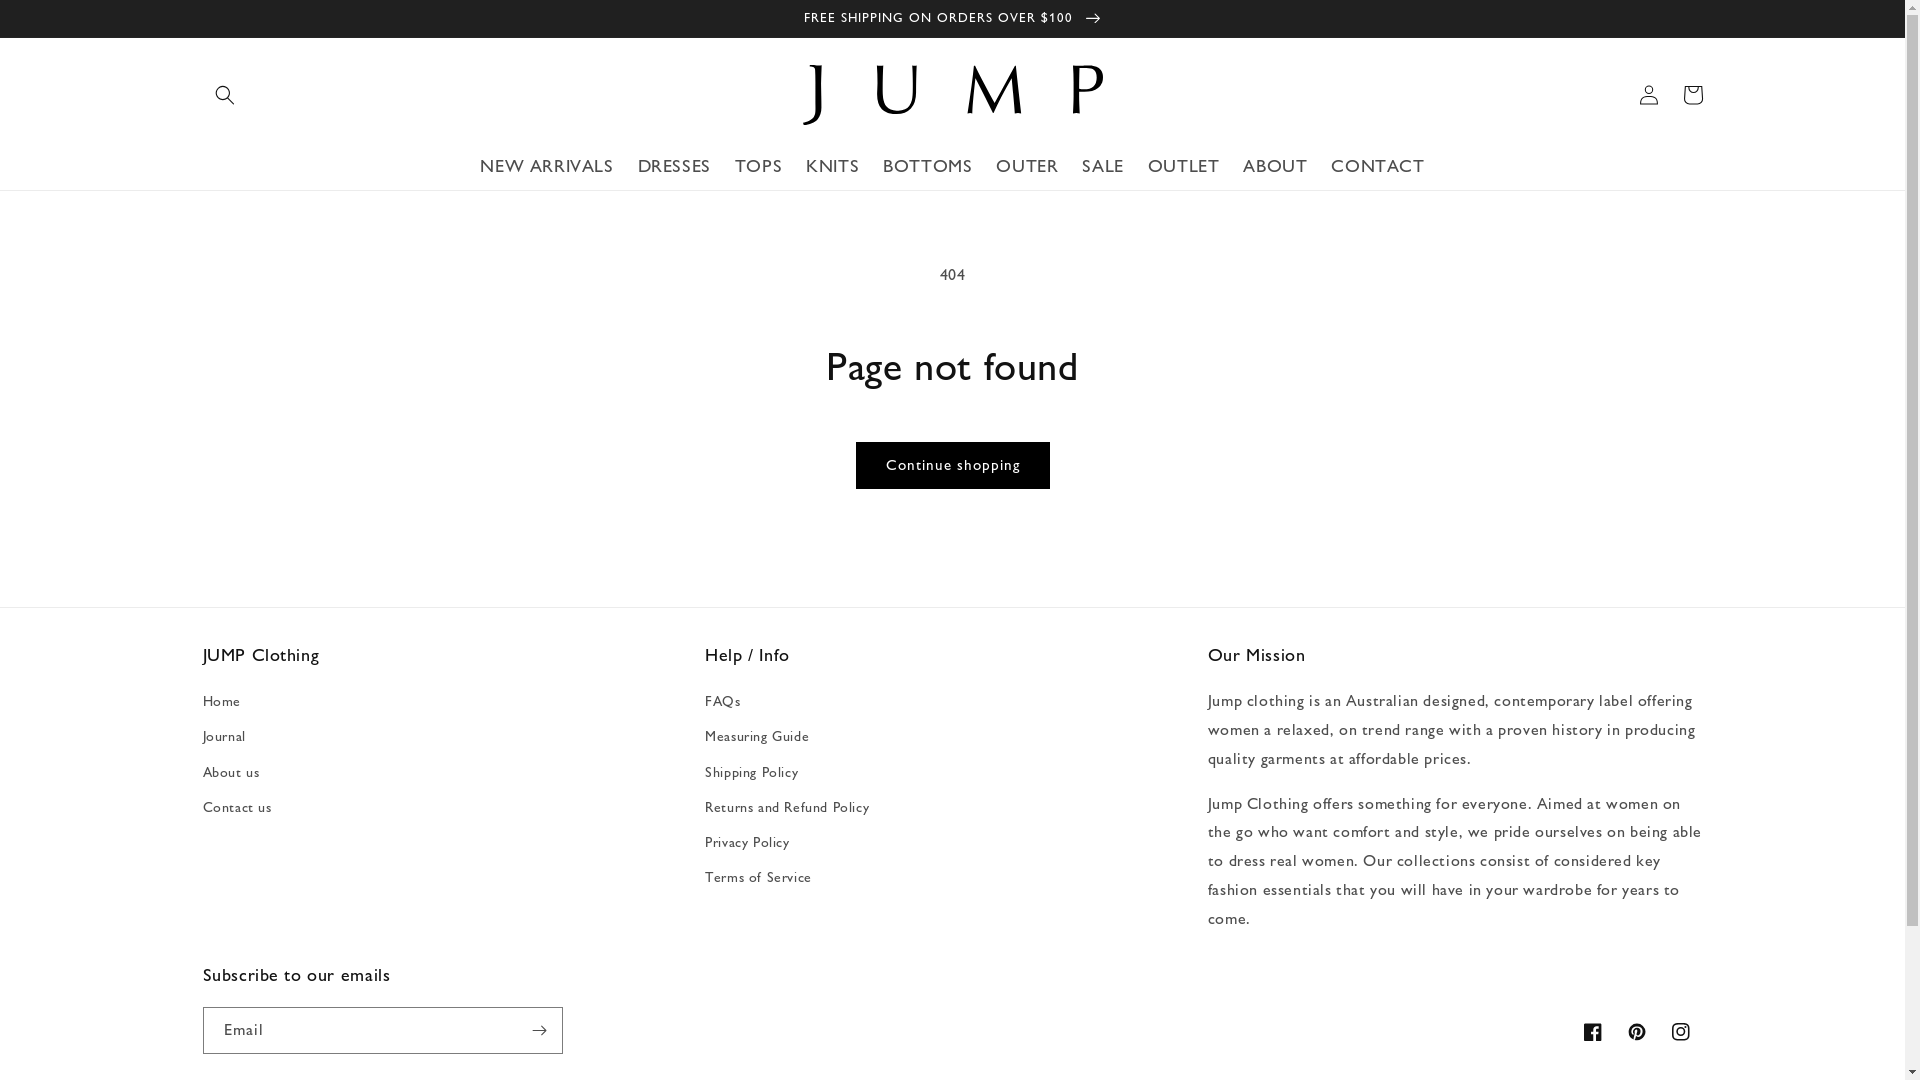 Image resolution: width=1920 pixels, height=1080 pixels. I want to click on 'Cart', so click(1670, 95).